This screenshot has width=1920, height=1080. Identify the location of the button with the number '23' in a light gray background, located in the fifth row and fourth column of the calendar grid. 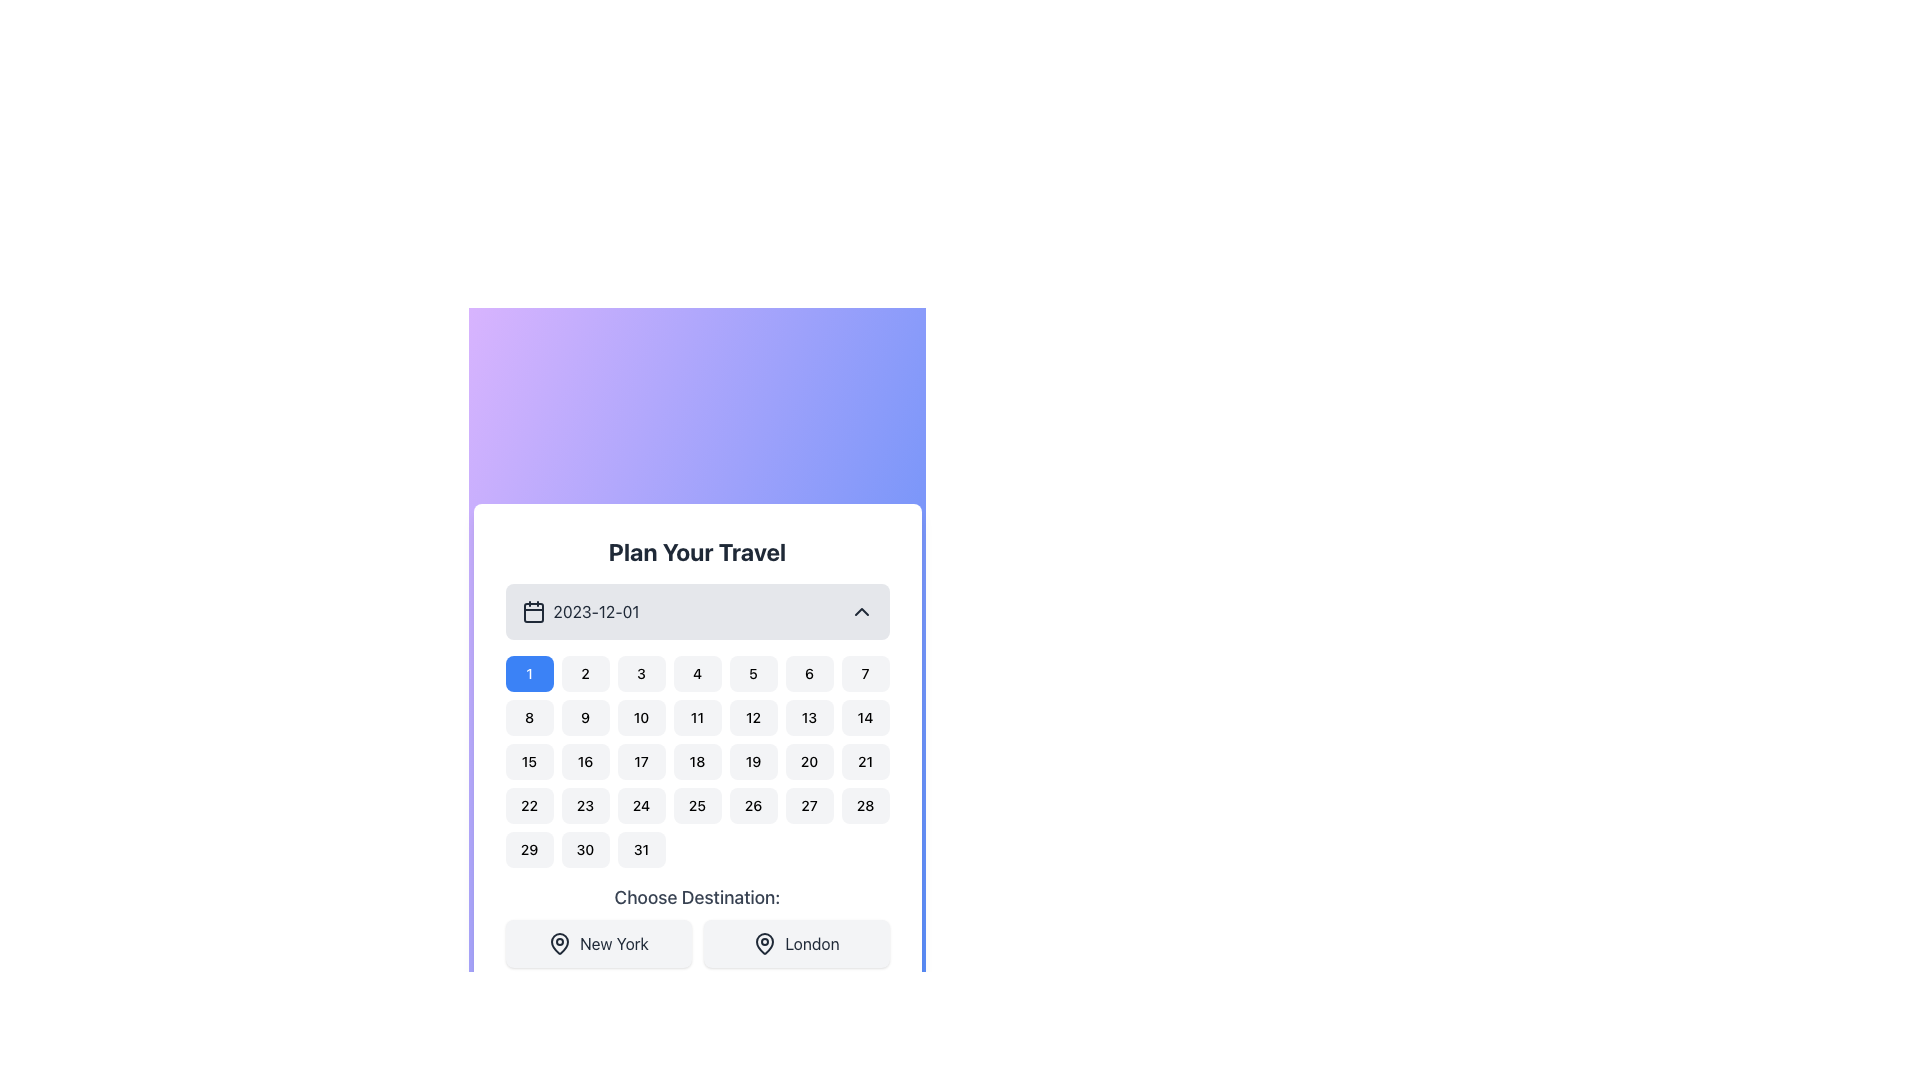
(584, 805).